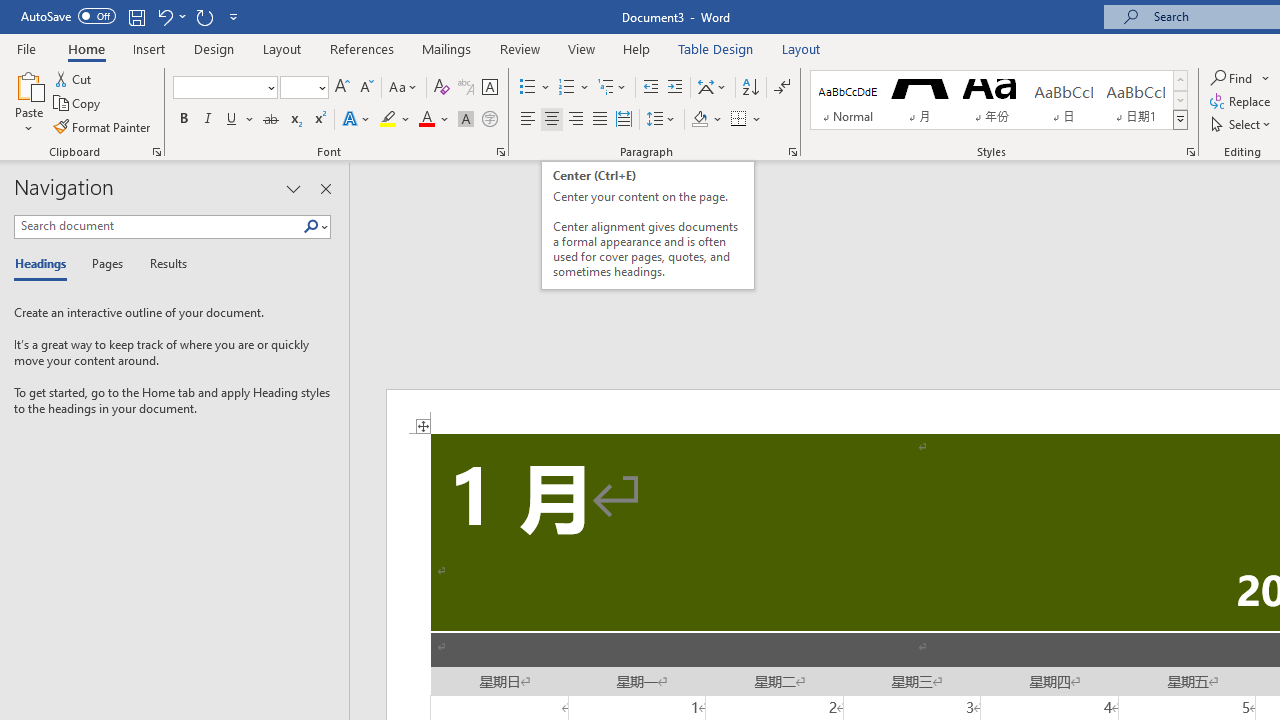 The image size is (1280, 720). Describe the element at coordinates (294, 119) in the screenshot. I see `'Subscript'` at that location.